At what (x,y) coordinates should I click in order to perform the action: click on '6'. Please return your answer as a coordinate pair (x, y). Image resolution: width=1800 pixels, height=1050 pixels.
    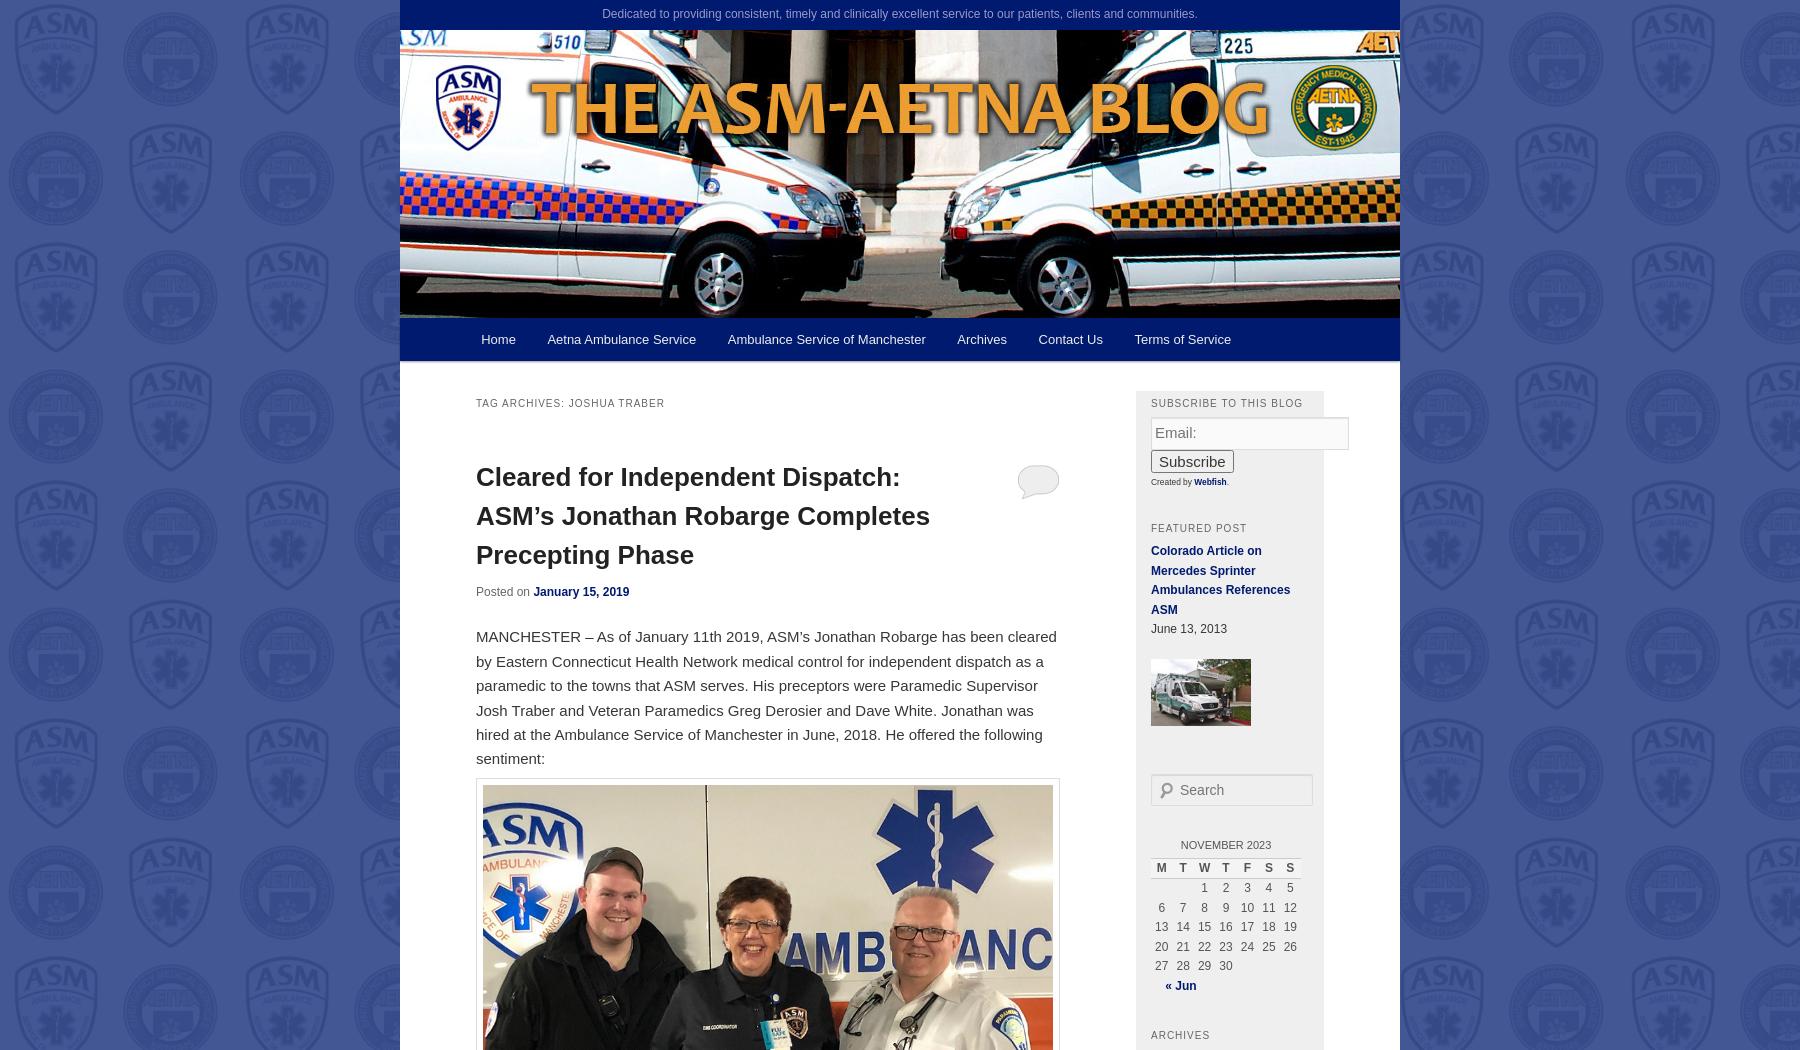
    Looking at the image, I should click on (1160, 906).